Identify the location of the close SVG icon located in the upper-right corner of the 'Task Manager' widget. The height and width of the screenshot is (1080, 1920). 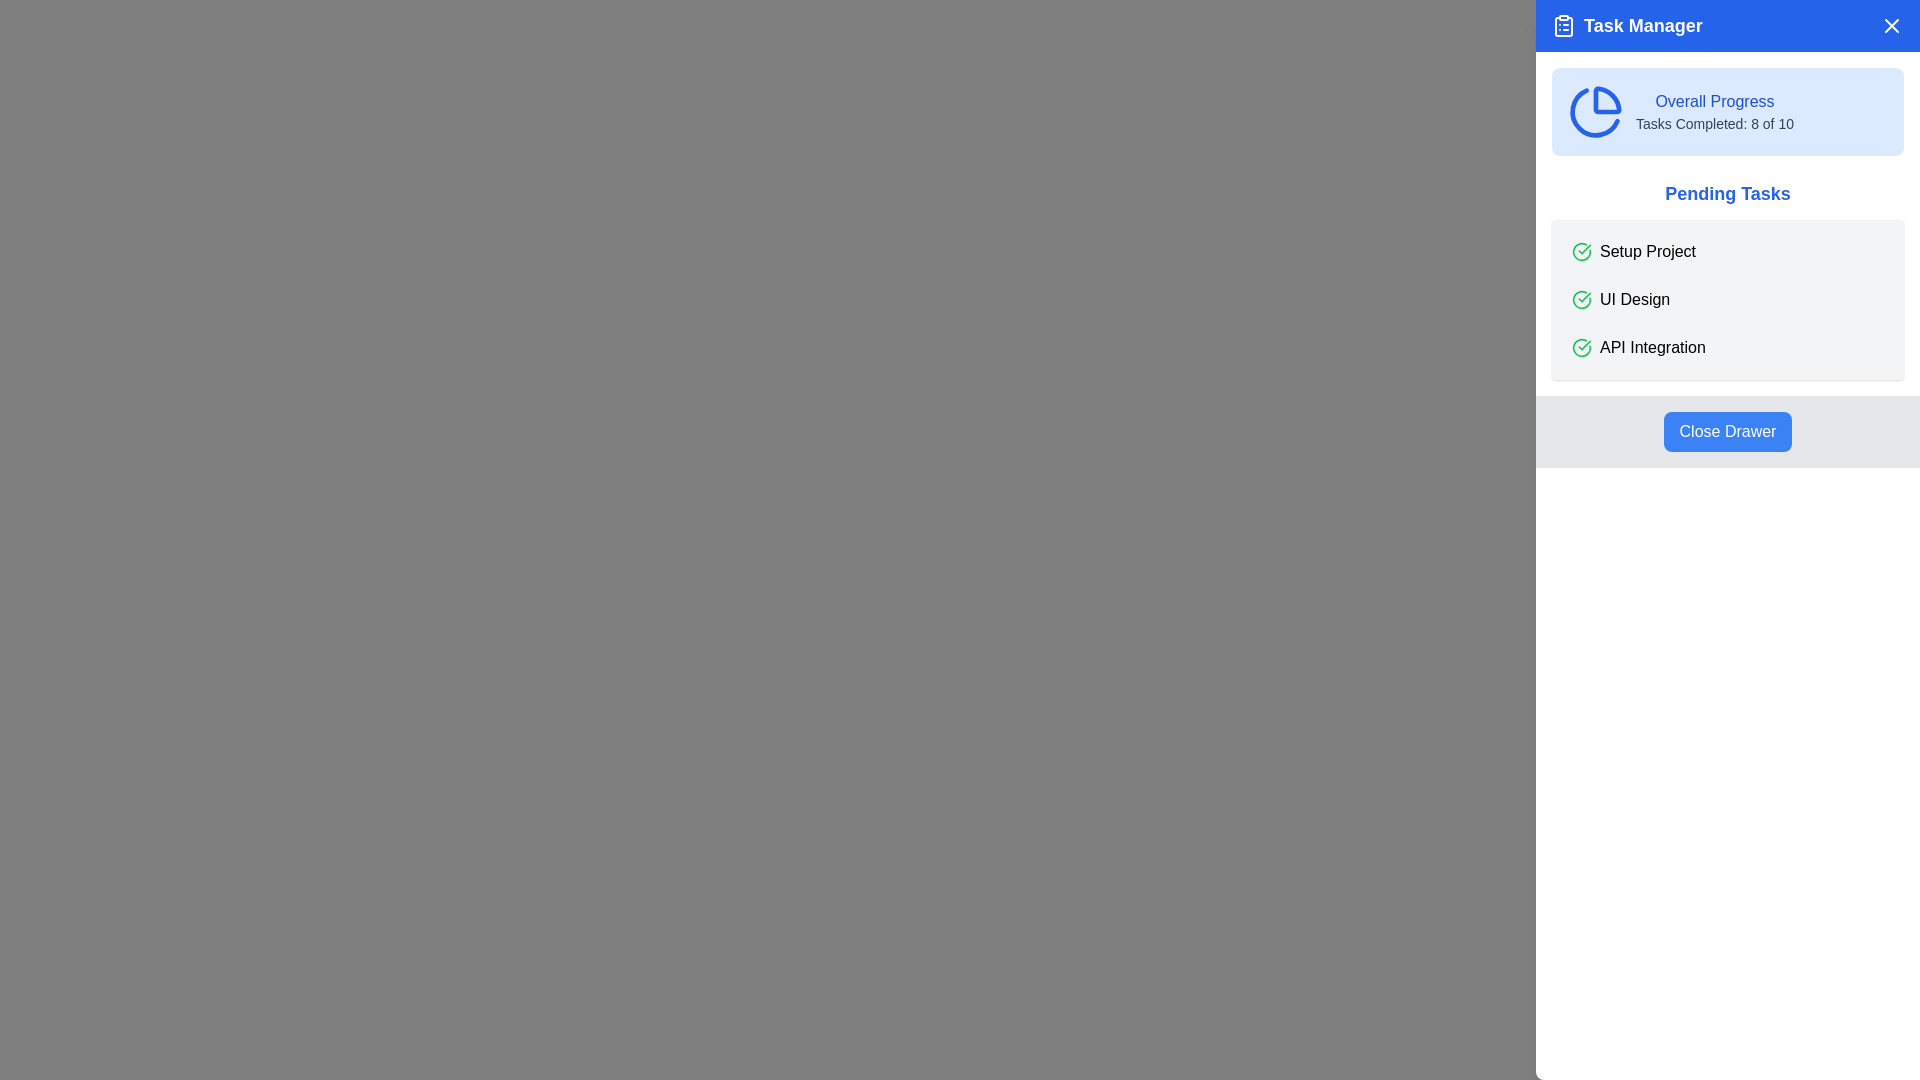
(1890, 26).